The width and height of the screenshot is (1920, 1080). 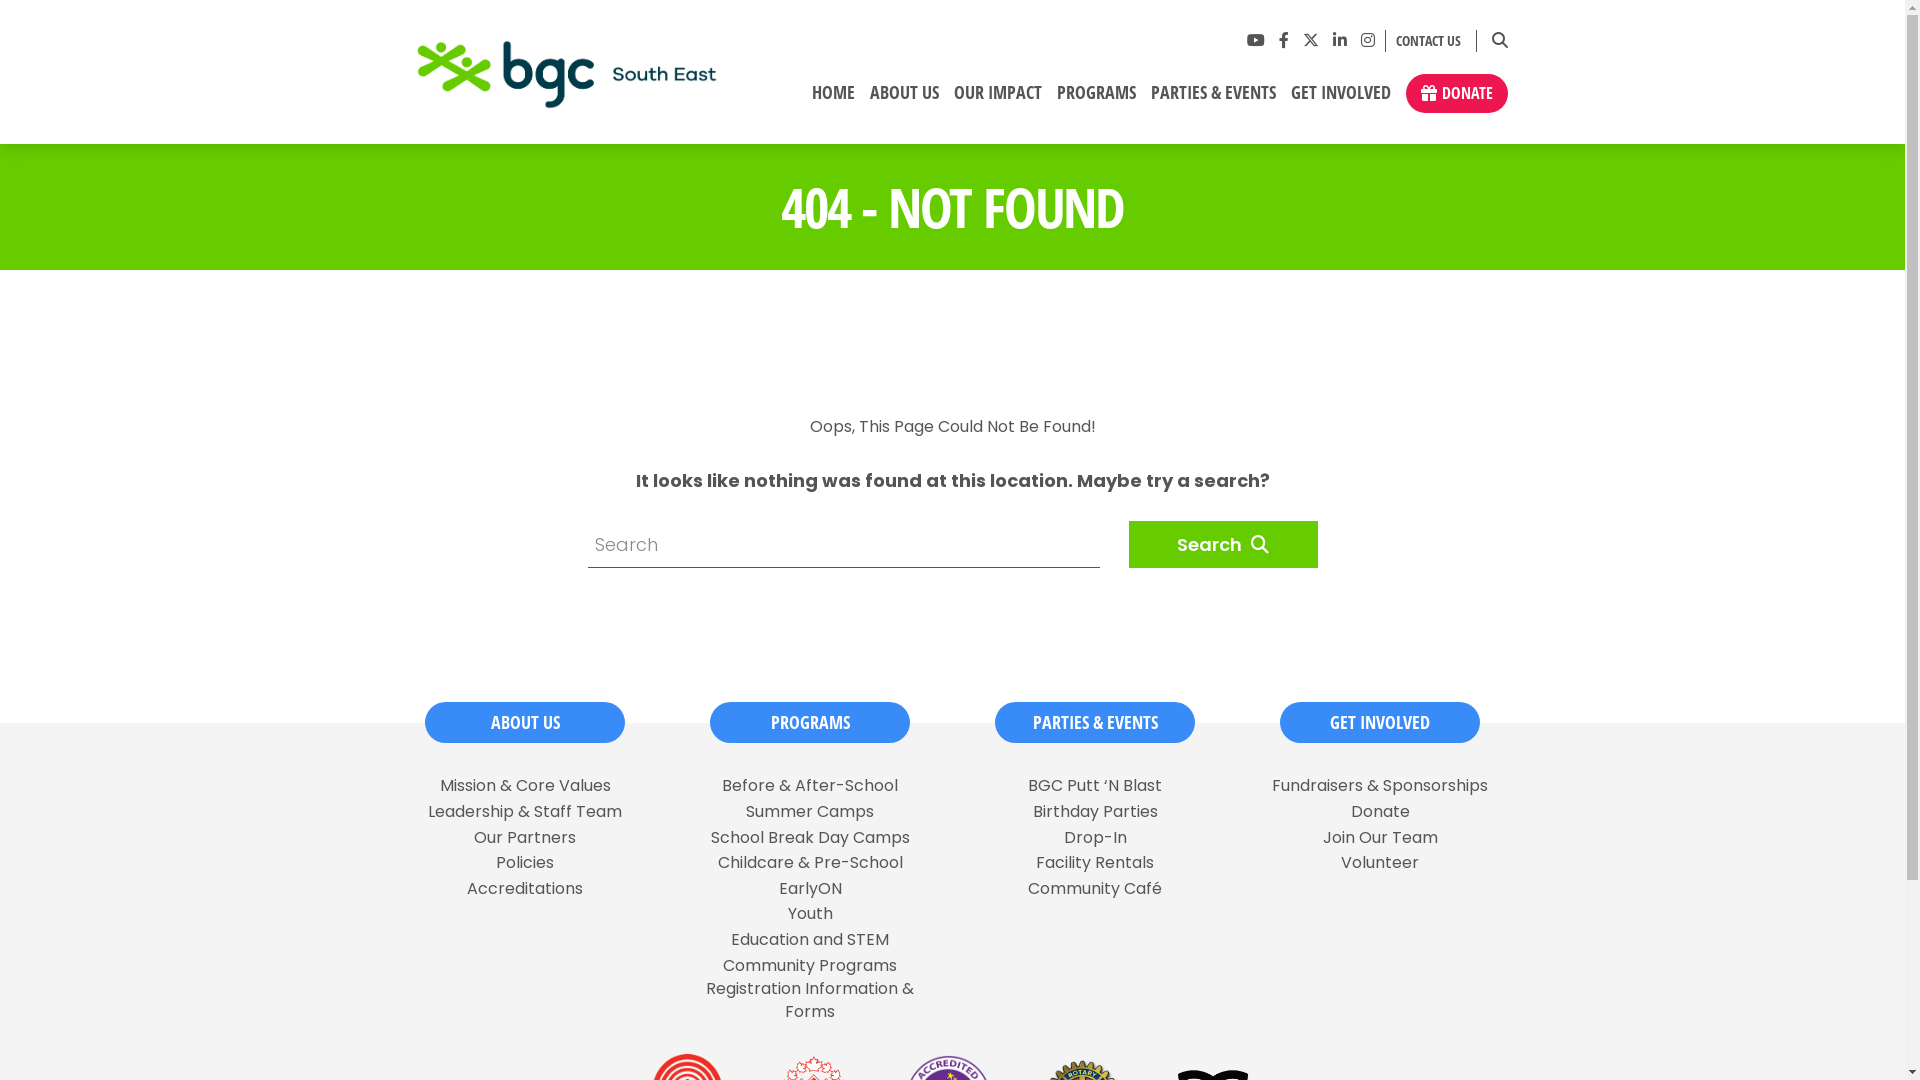 I want to click on 'ABOUT US', so click(x=902, y=100).